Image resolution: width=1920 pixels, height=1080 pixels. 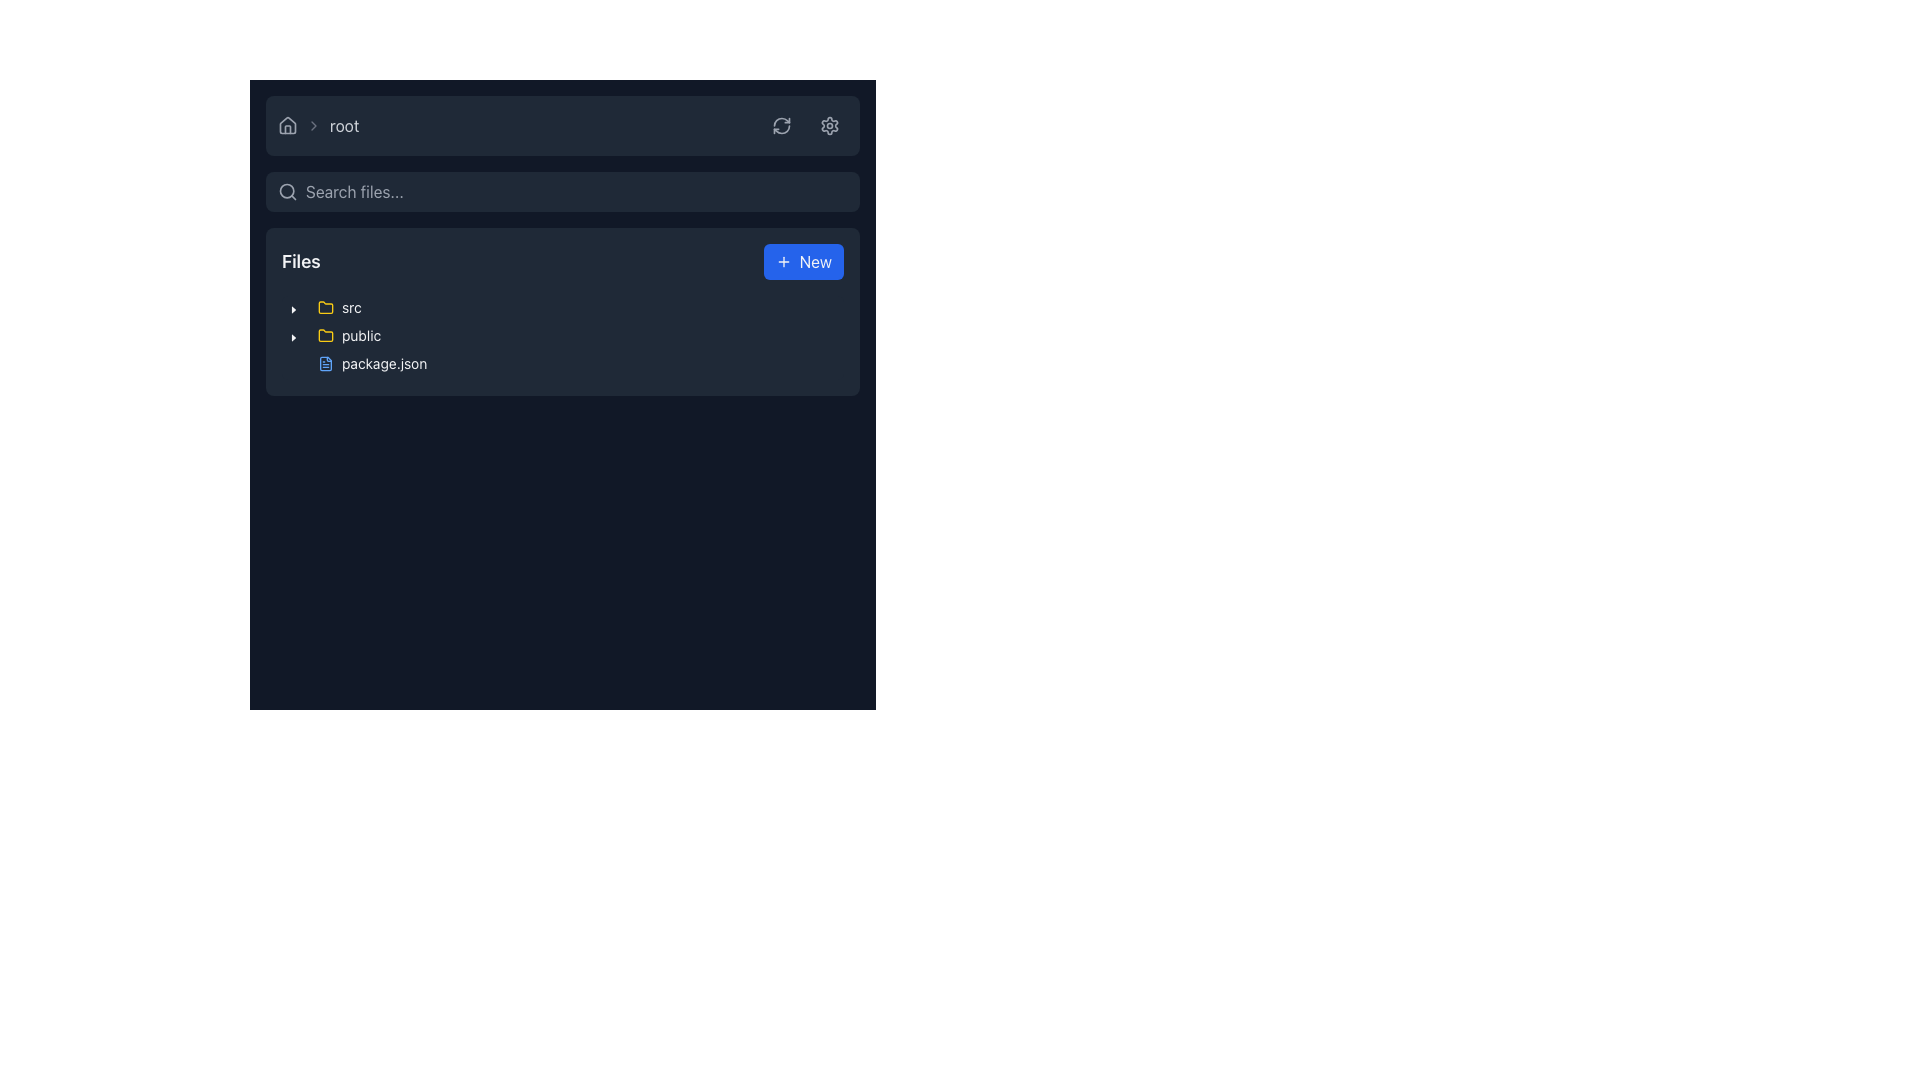 What do you see at coordinates (287, 126) in the screenshot?
I see `the small house-shaped icon located at the top-left corner of the horizontal toolbar` at bounding box center [287, 126].